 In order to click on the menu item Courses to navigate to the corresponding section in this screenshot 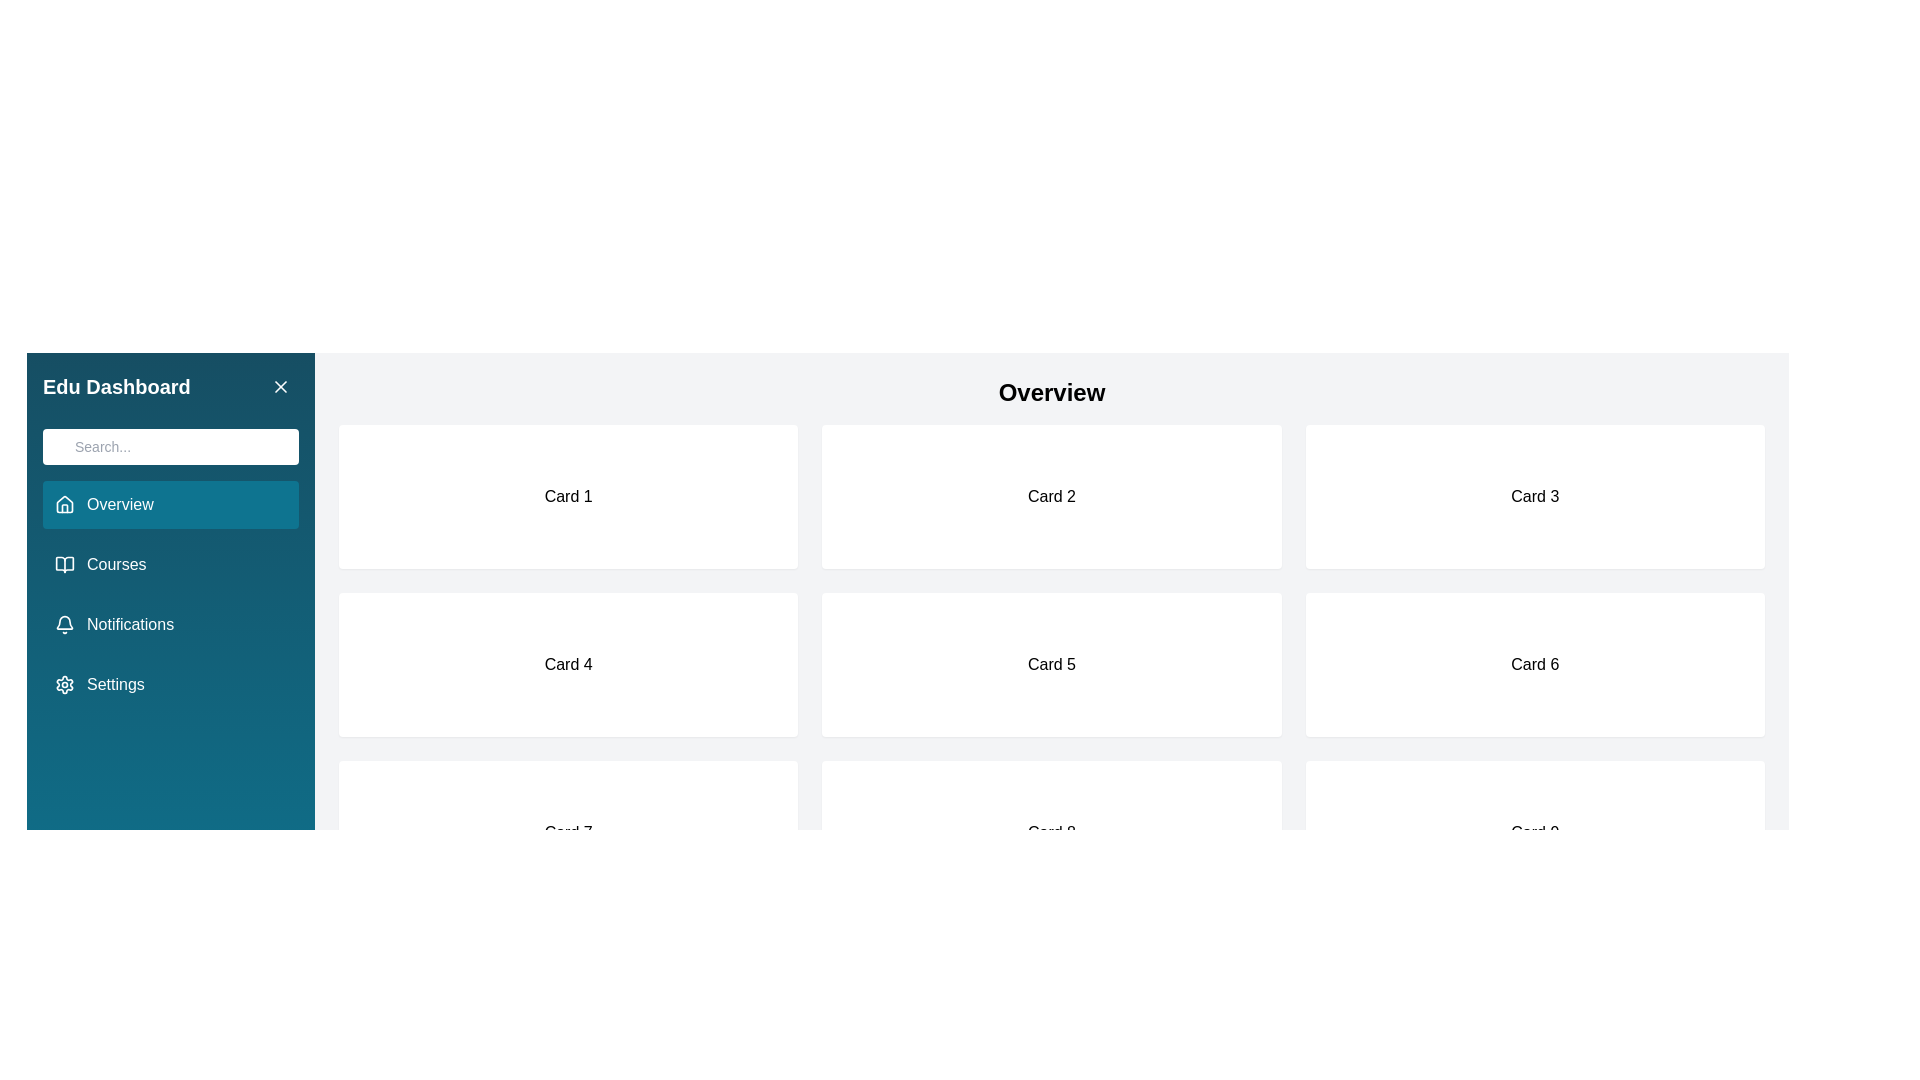, I will do `click(171, 564)`.